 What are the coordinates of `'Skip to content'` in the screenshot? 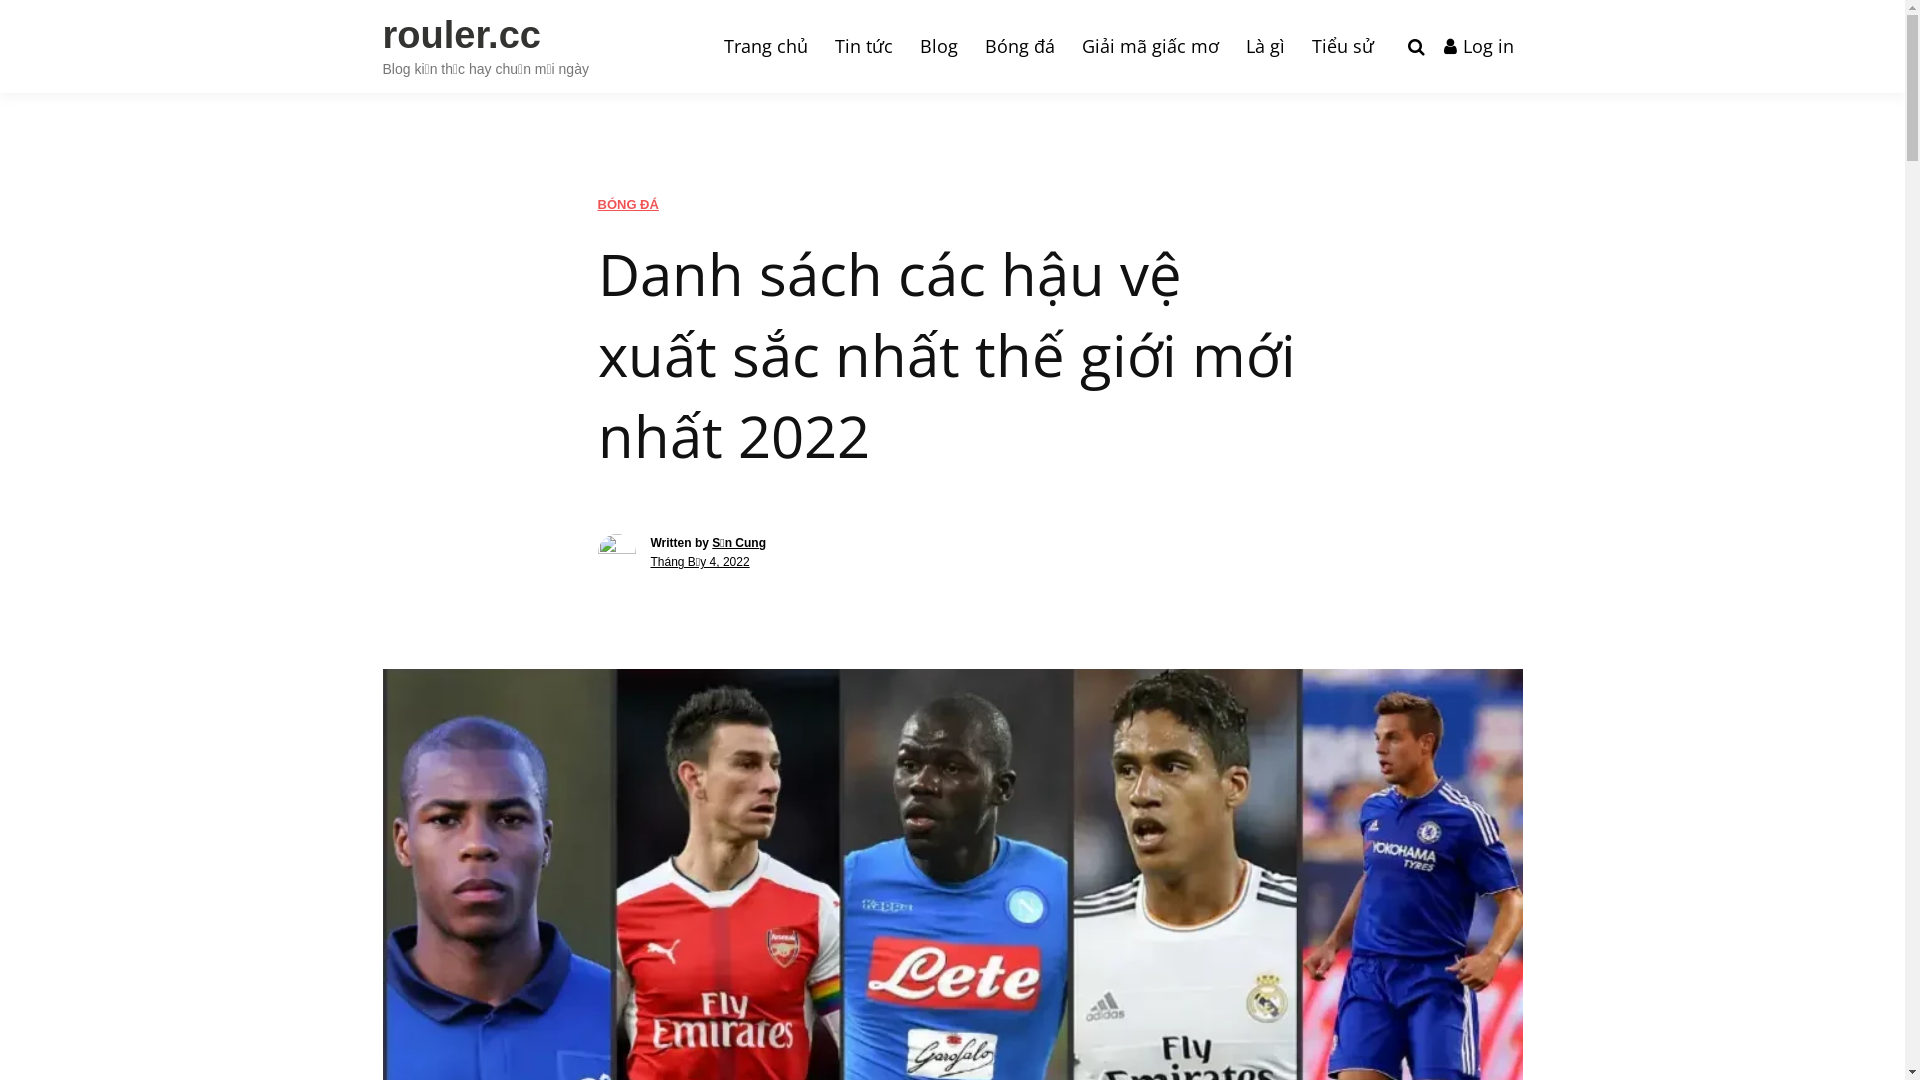 It's located at (0, 0).